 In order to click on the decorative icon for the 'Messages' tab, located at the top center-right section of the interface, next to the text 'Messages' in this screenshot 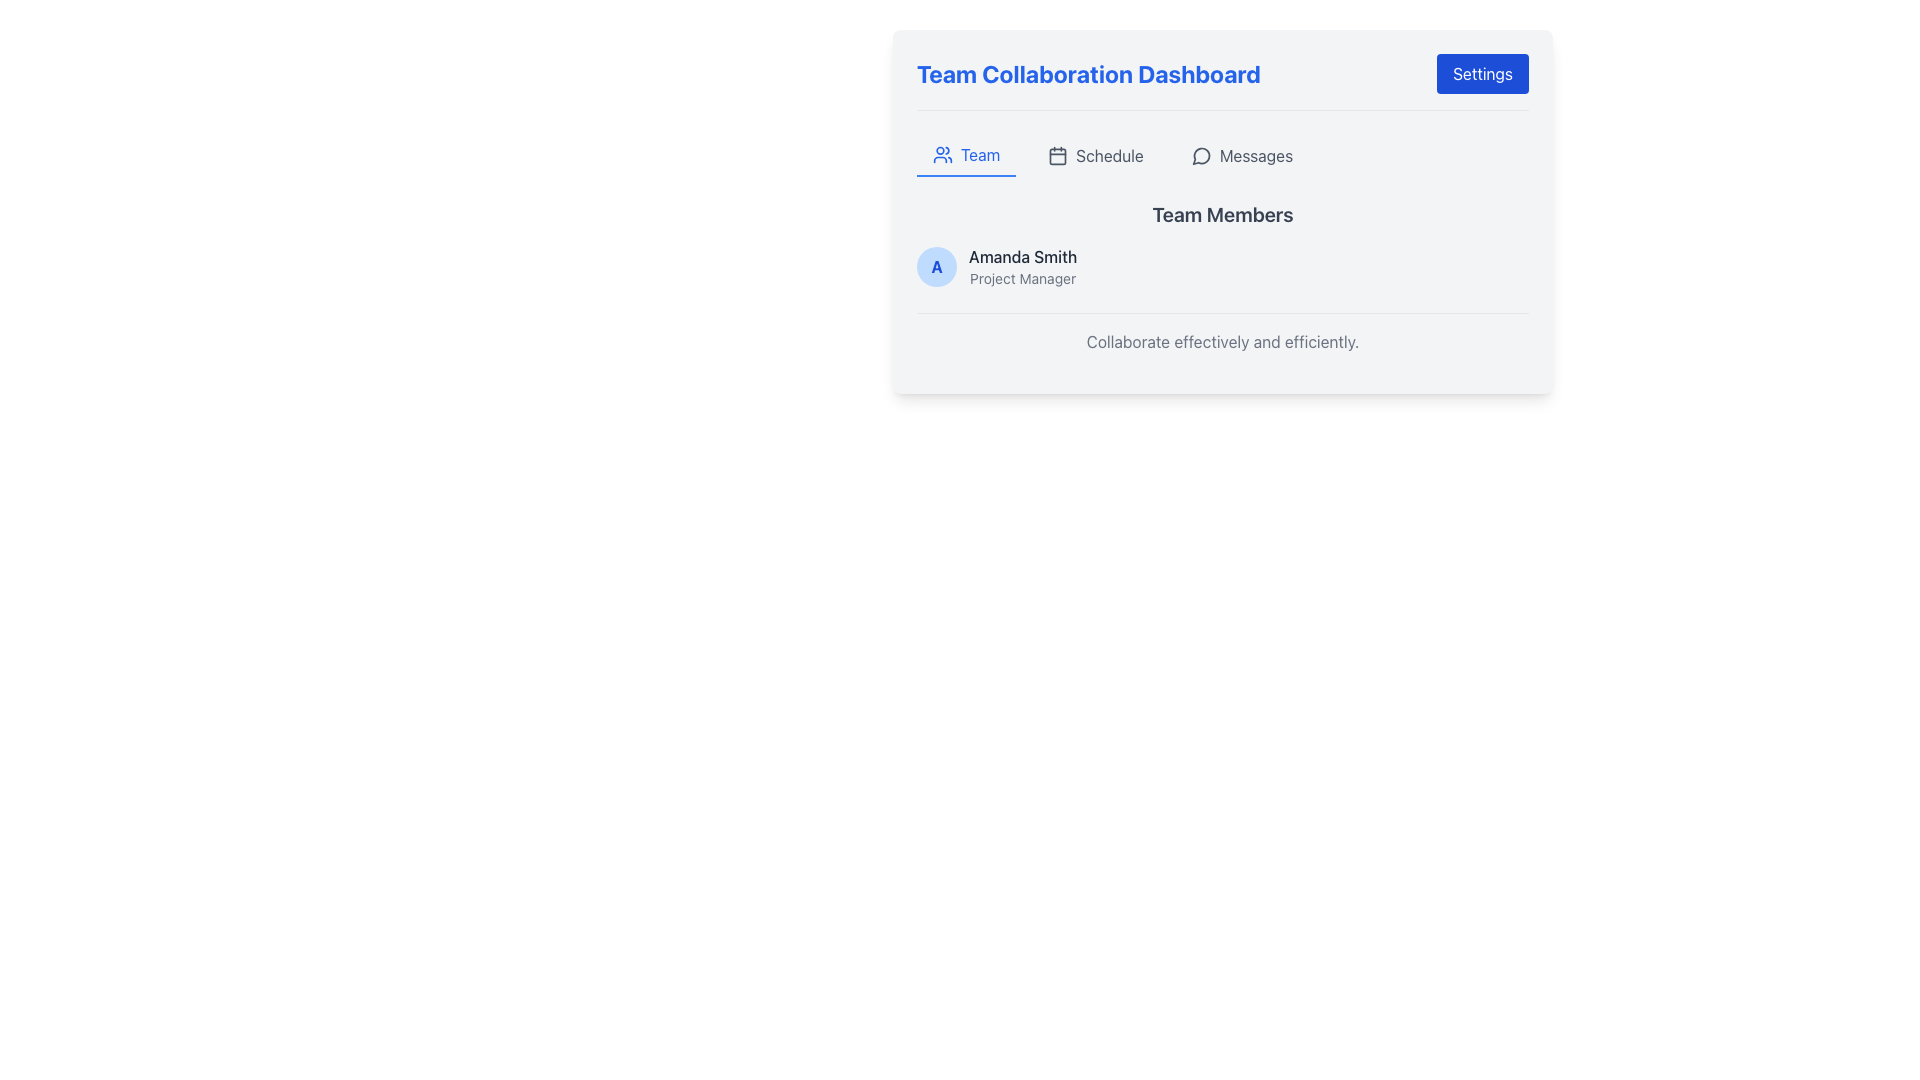, I will do `click(1200, 154)`.